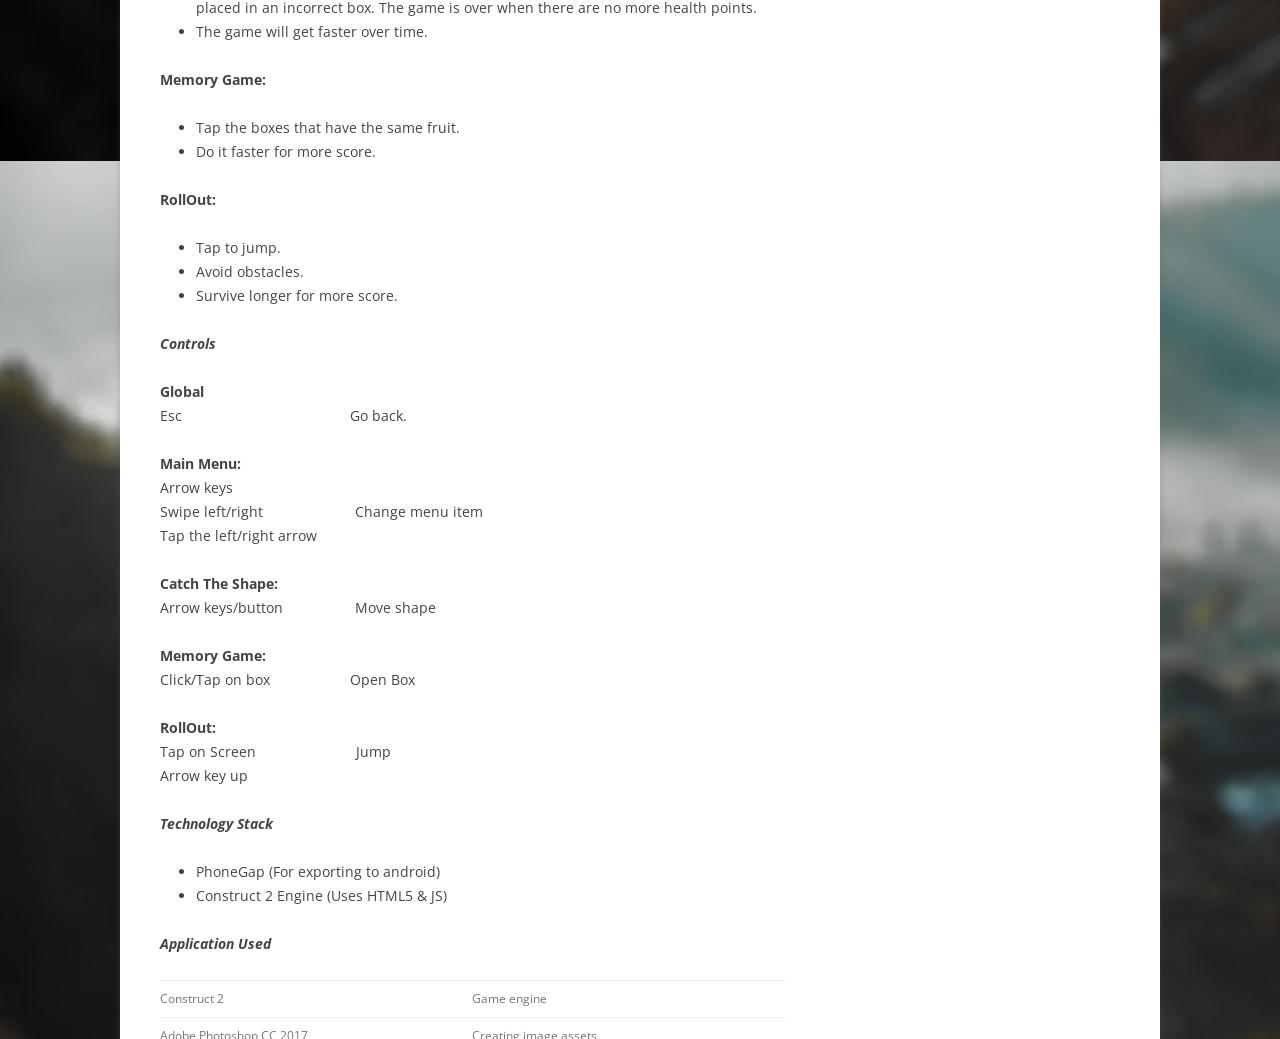  Describe the element at coordinates (160, 607) in the screenshot. I see `'Arrow keys/button                  Move shape'` at that location.